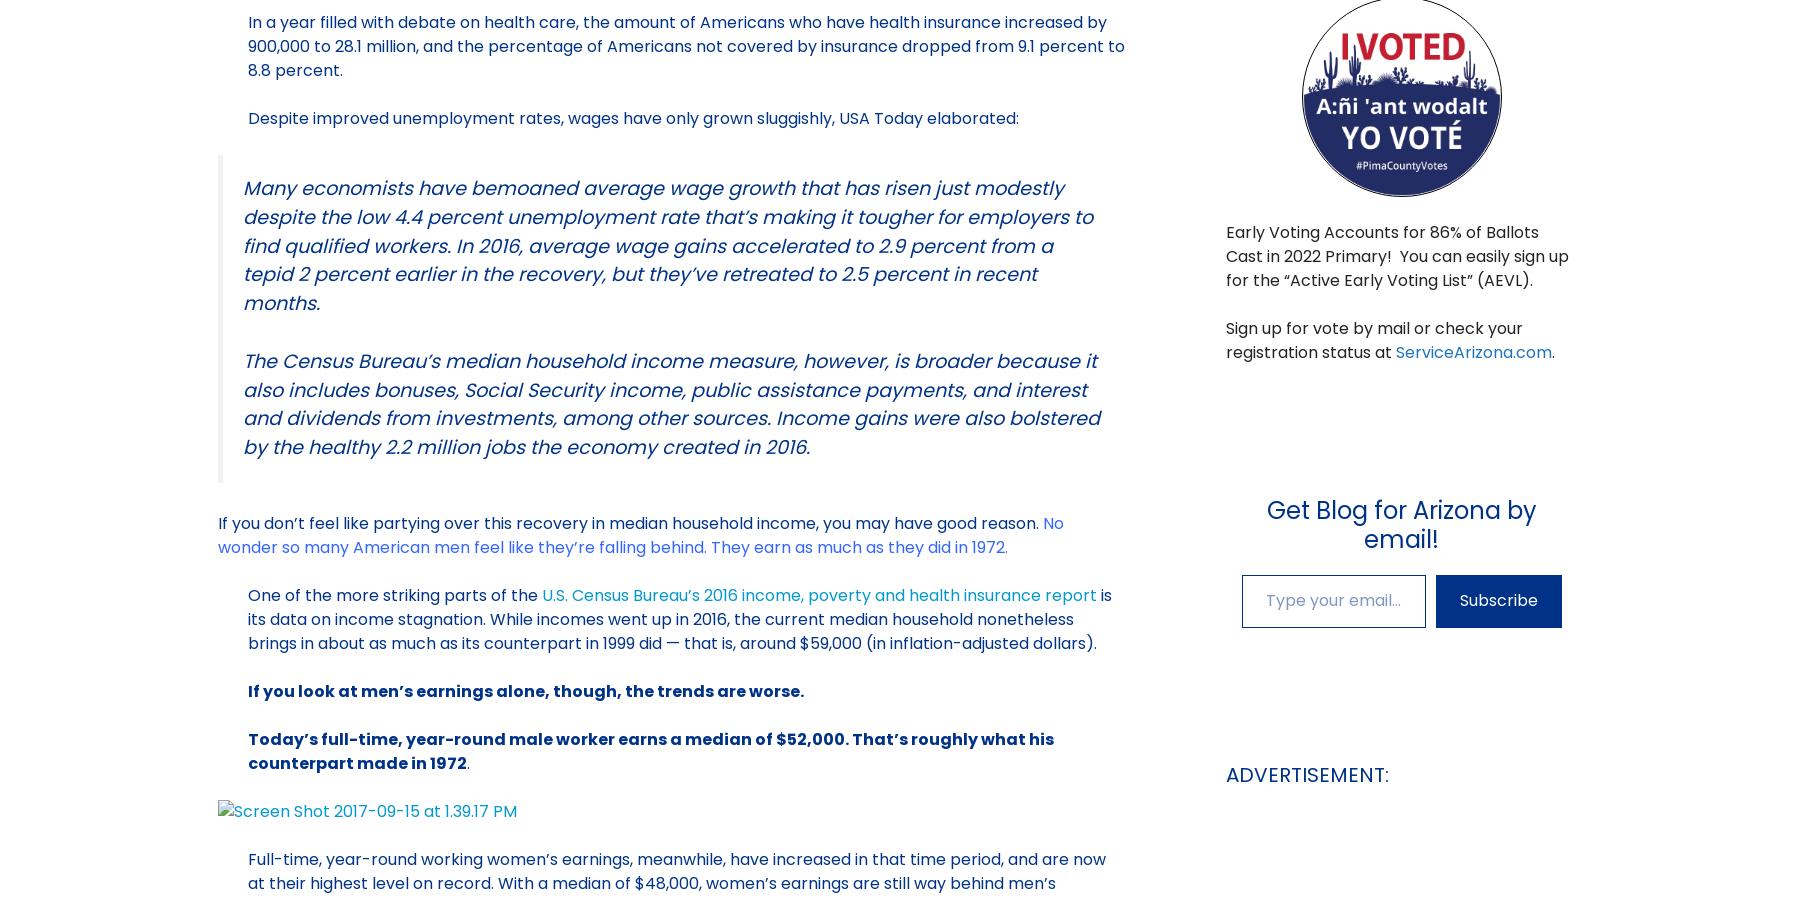  What do you see at coordinates (1395, 255) in the screenshot?
I see `'Early Voting Accounts for 86% of Ballots Cast in 2022 Primary!  You can easily sign up for the “Active Early Voting List” (AEVL).'` at bounding box center [1395, 255].